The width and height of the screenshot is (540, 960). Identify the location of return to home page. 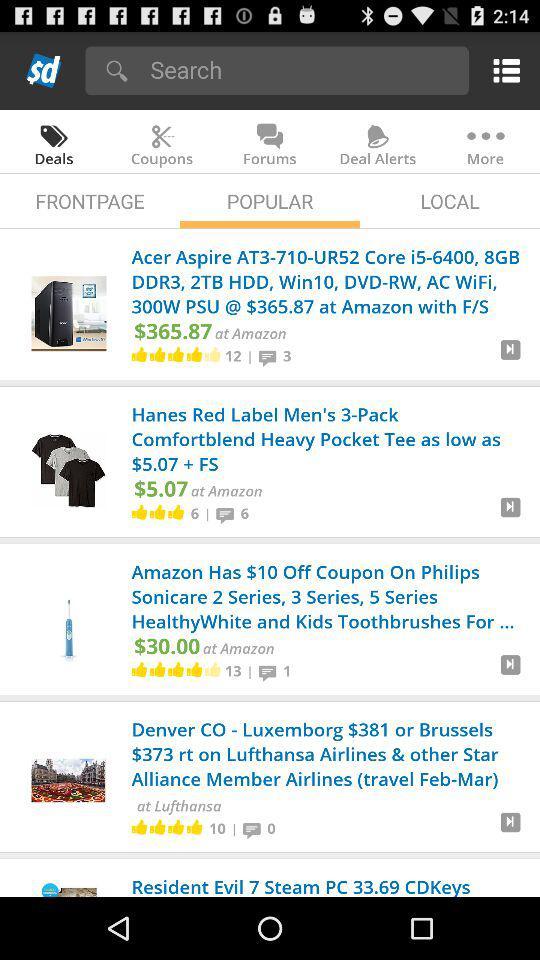
(44, 70).